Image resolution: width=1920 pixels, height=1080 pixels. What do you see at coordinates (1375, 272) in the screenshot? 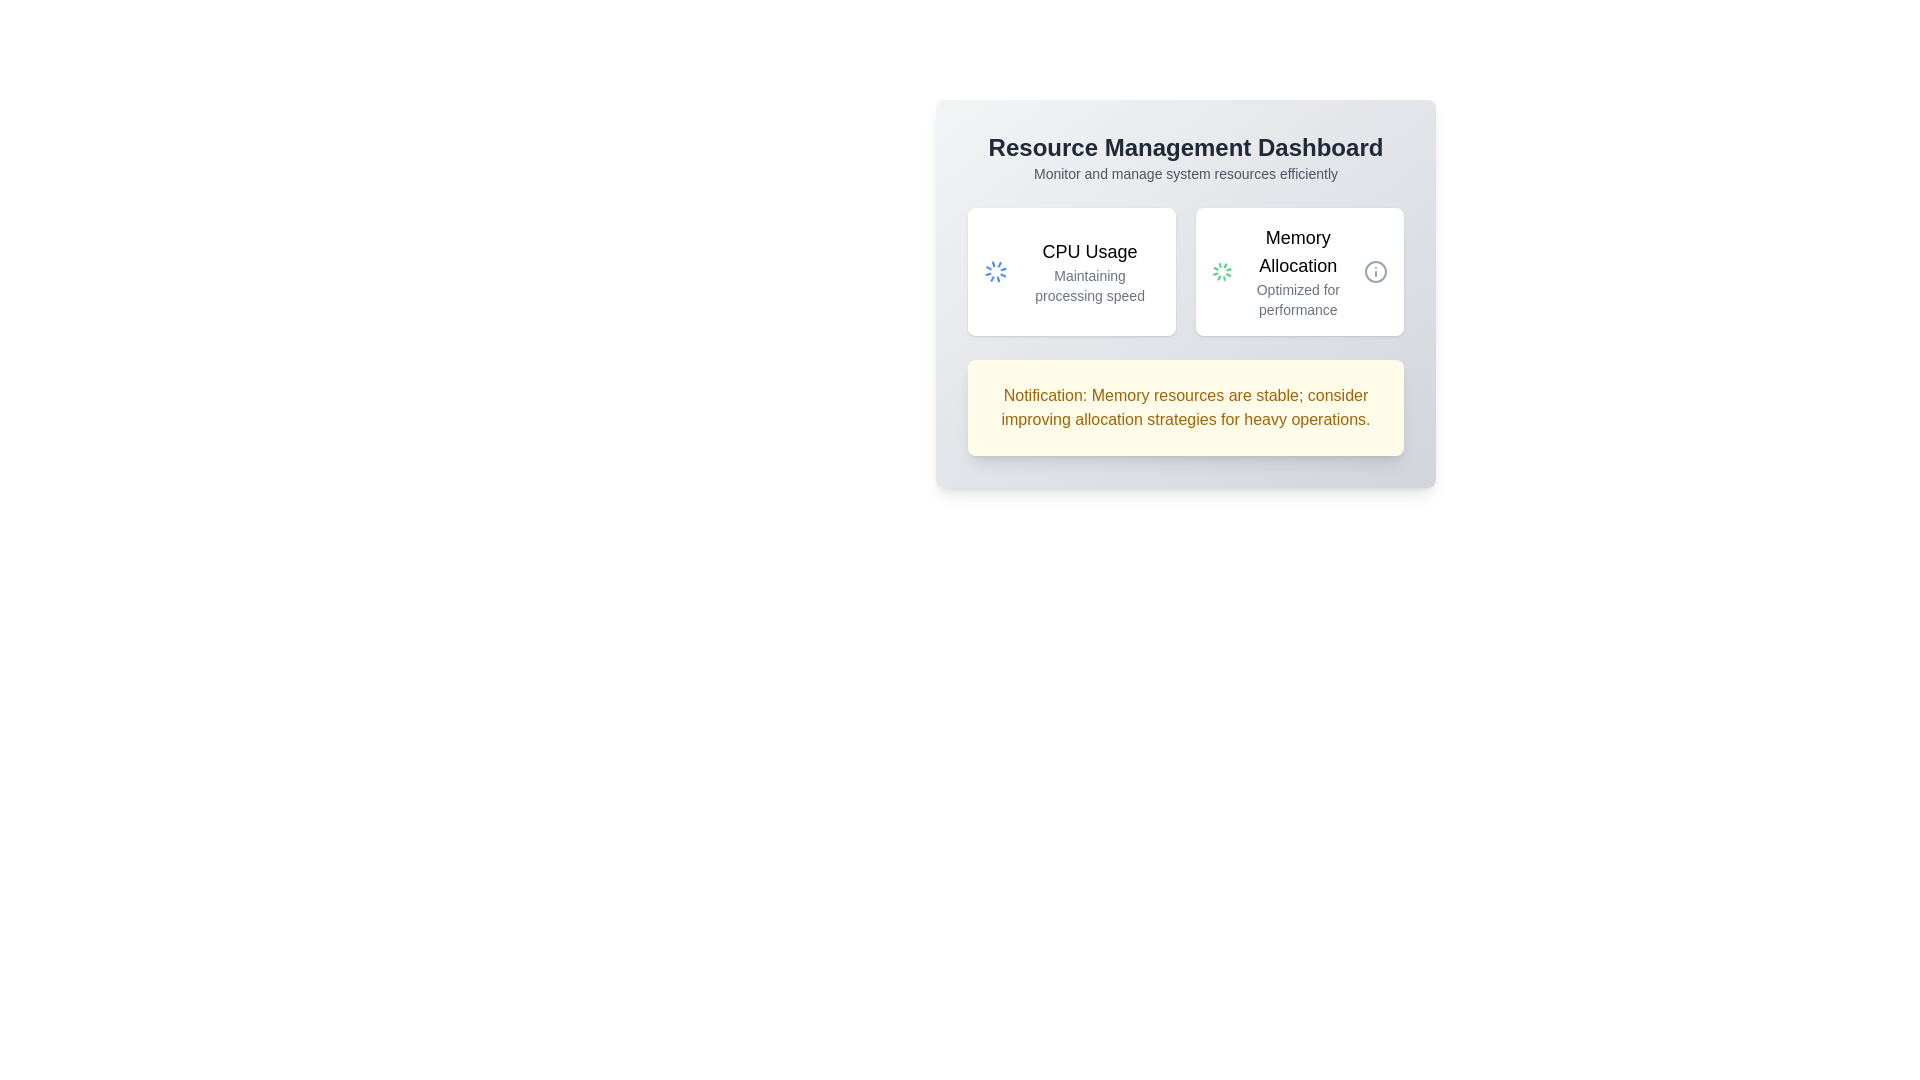
I see `the information icon located in the upper-right corner of the Memory Allocation card, positioned to the right of the title 'Memory Allocation' and above the subtitle 'Optimized for performance.'` at bounding box center [1375, 272].